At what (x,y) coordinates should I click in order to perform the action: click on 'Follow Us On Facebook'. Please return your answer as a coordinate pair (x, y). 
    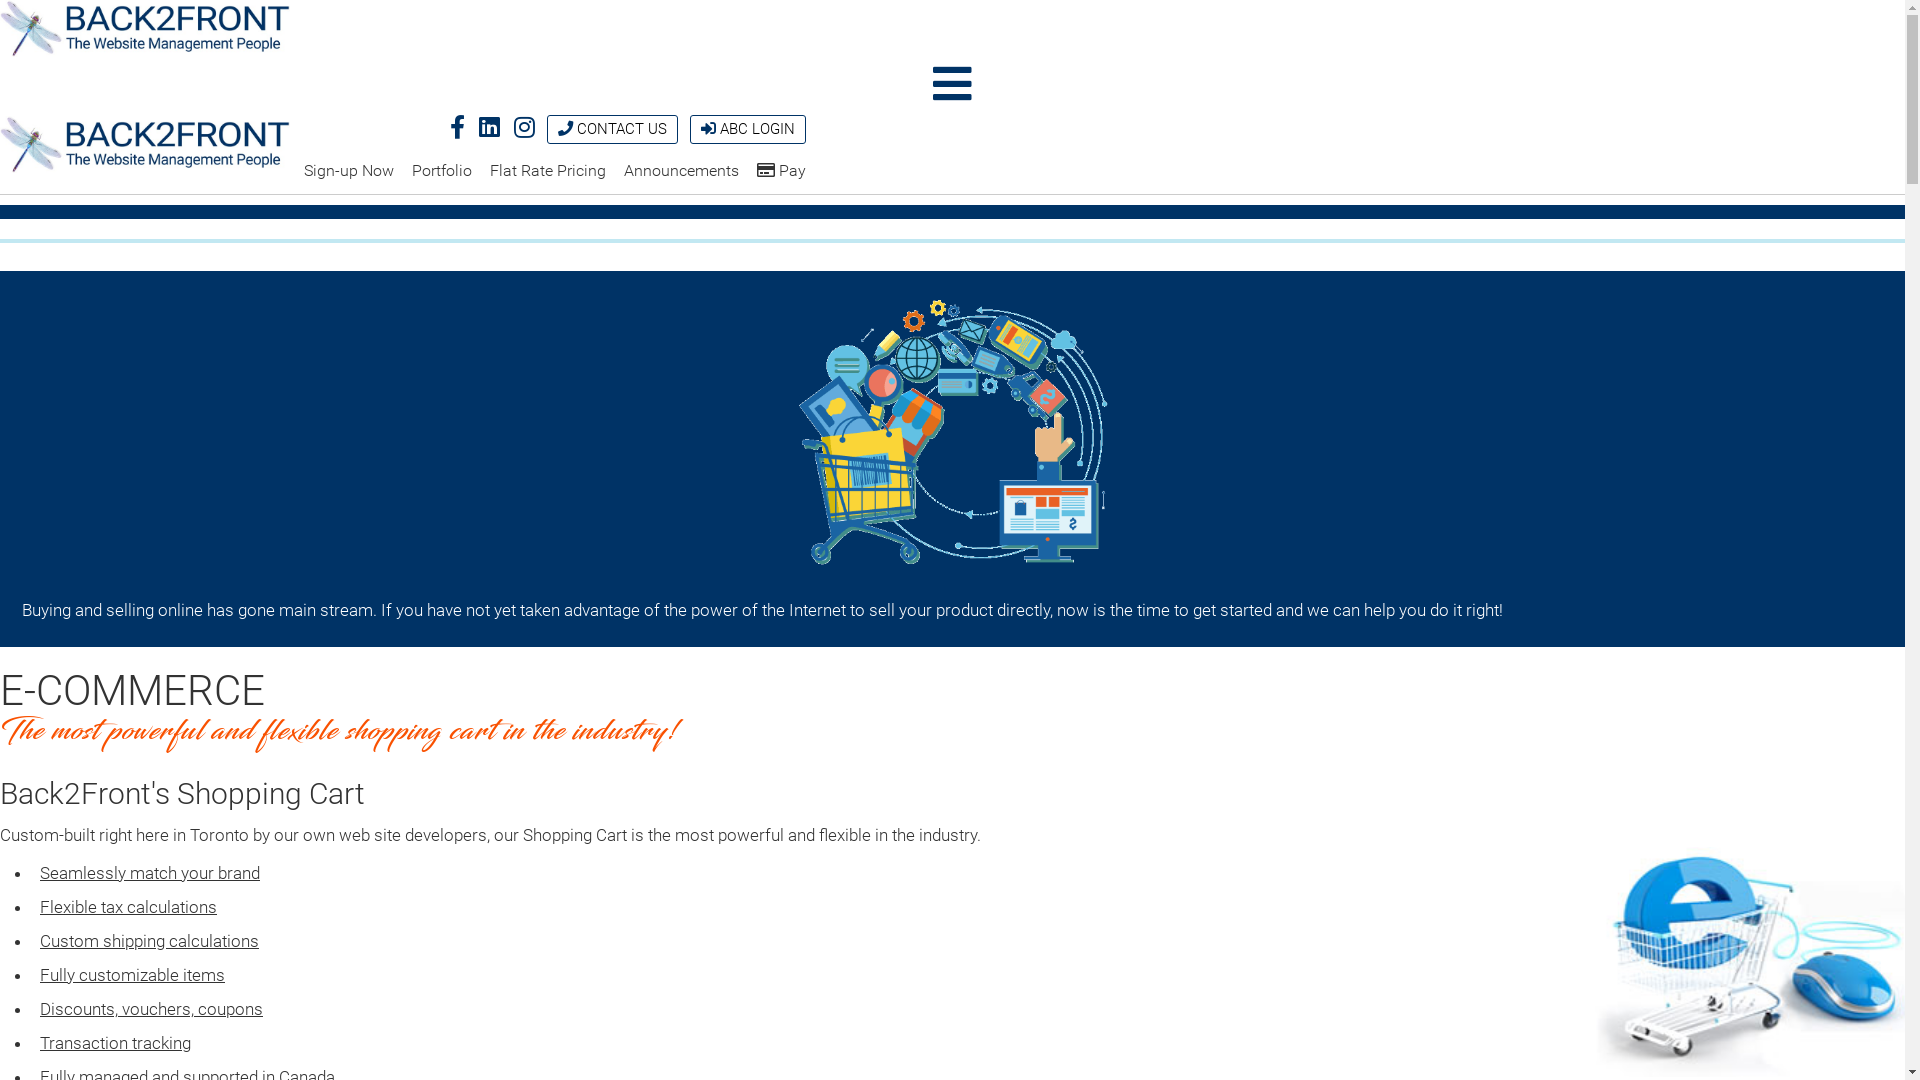
    Looking at the image, I should click on (456, 127).